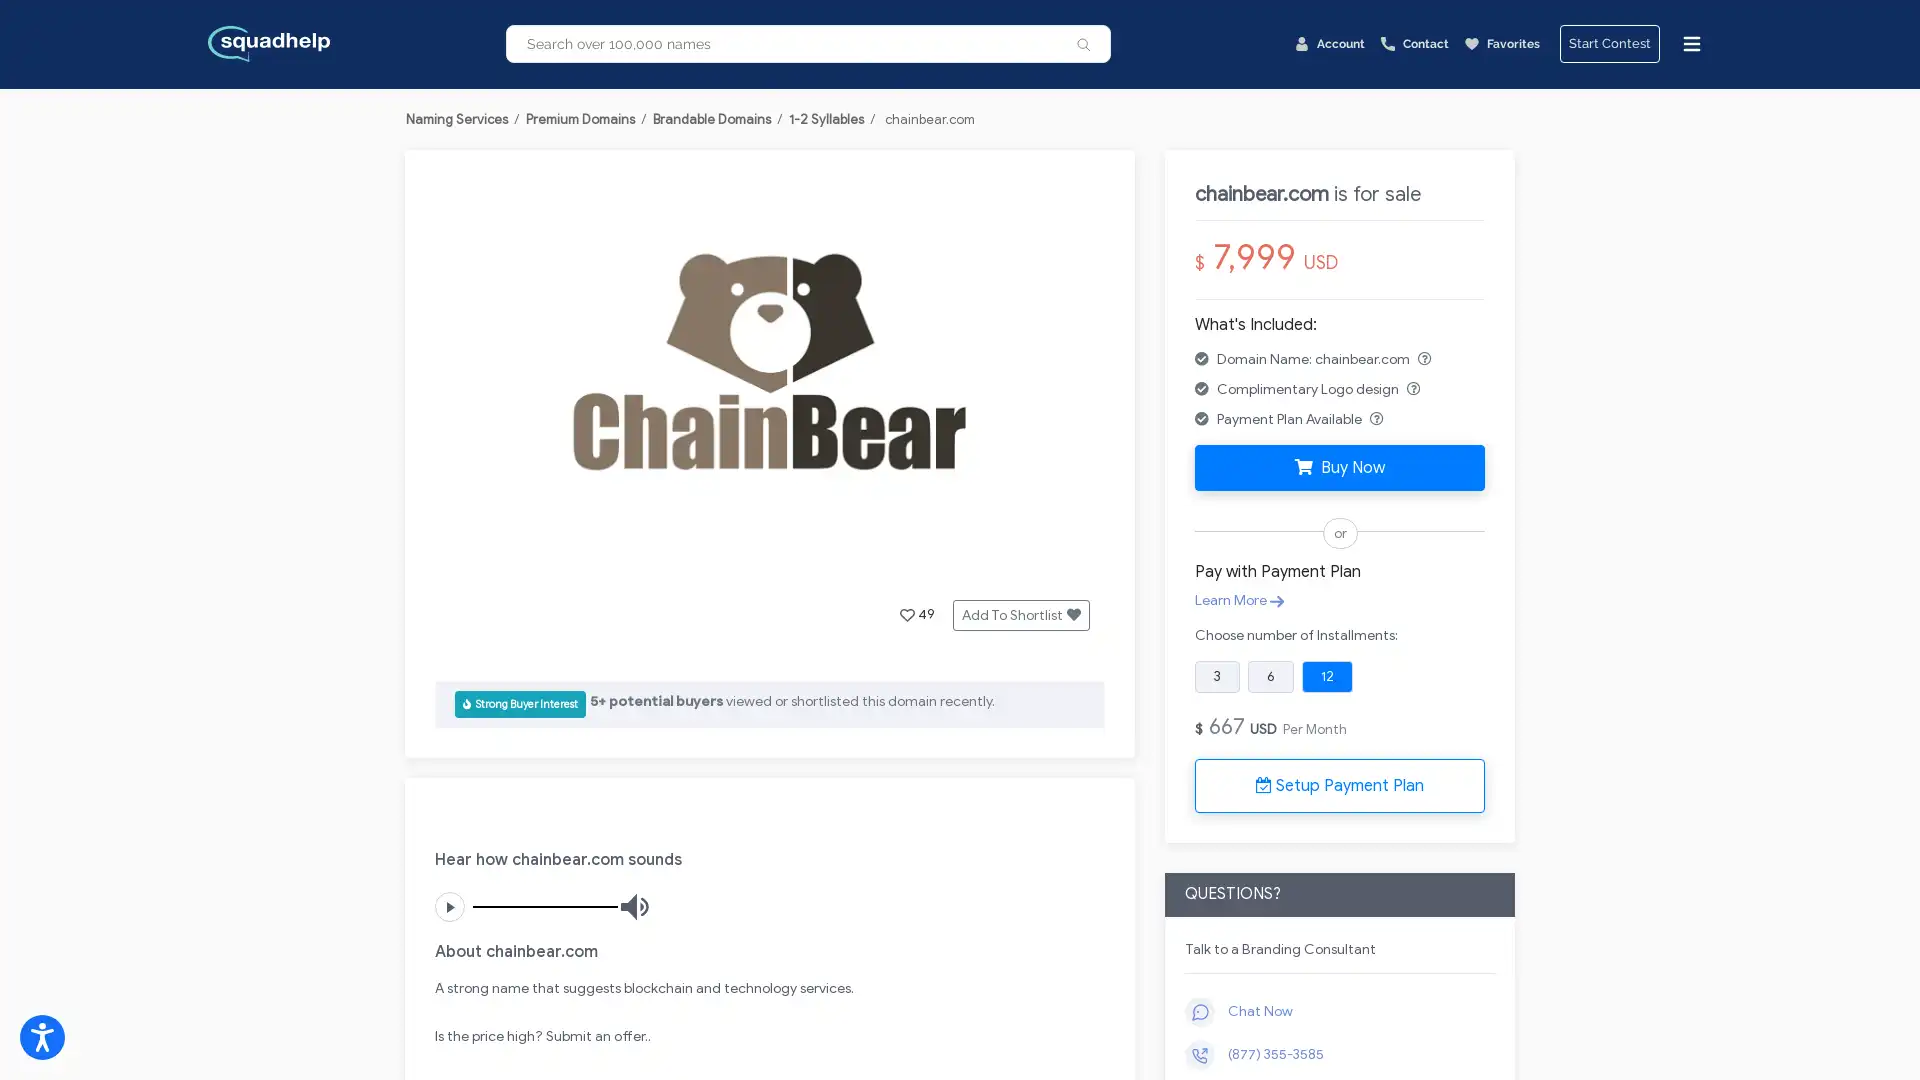 The image size is (1920, 1080). What do you see at coordinates (42, 1036) in the screenshot?
I see `Open accessibility options, statement and help` at bounding box center [42, 1036].